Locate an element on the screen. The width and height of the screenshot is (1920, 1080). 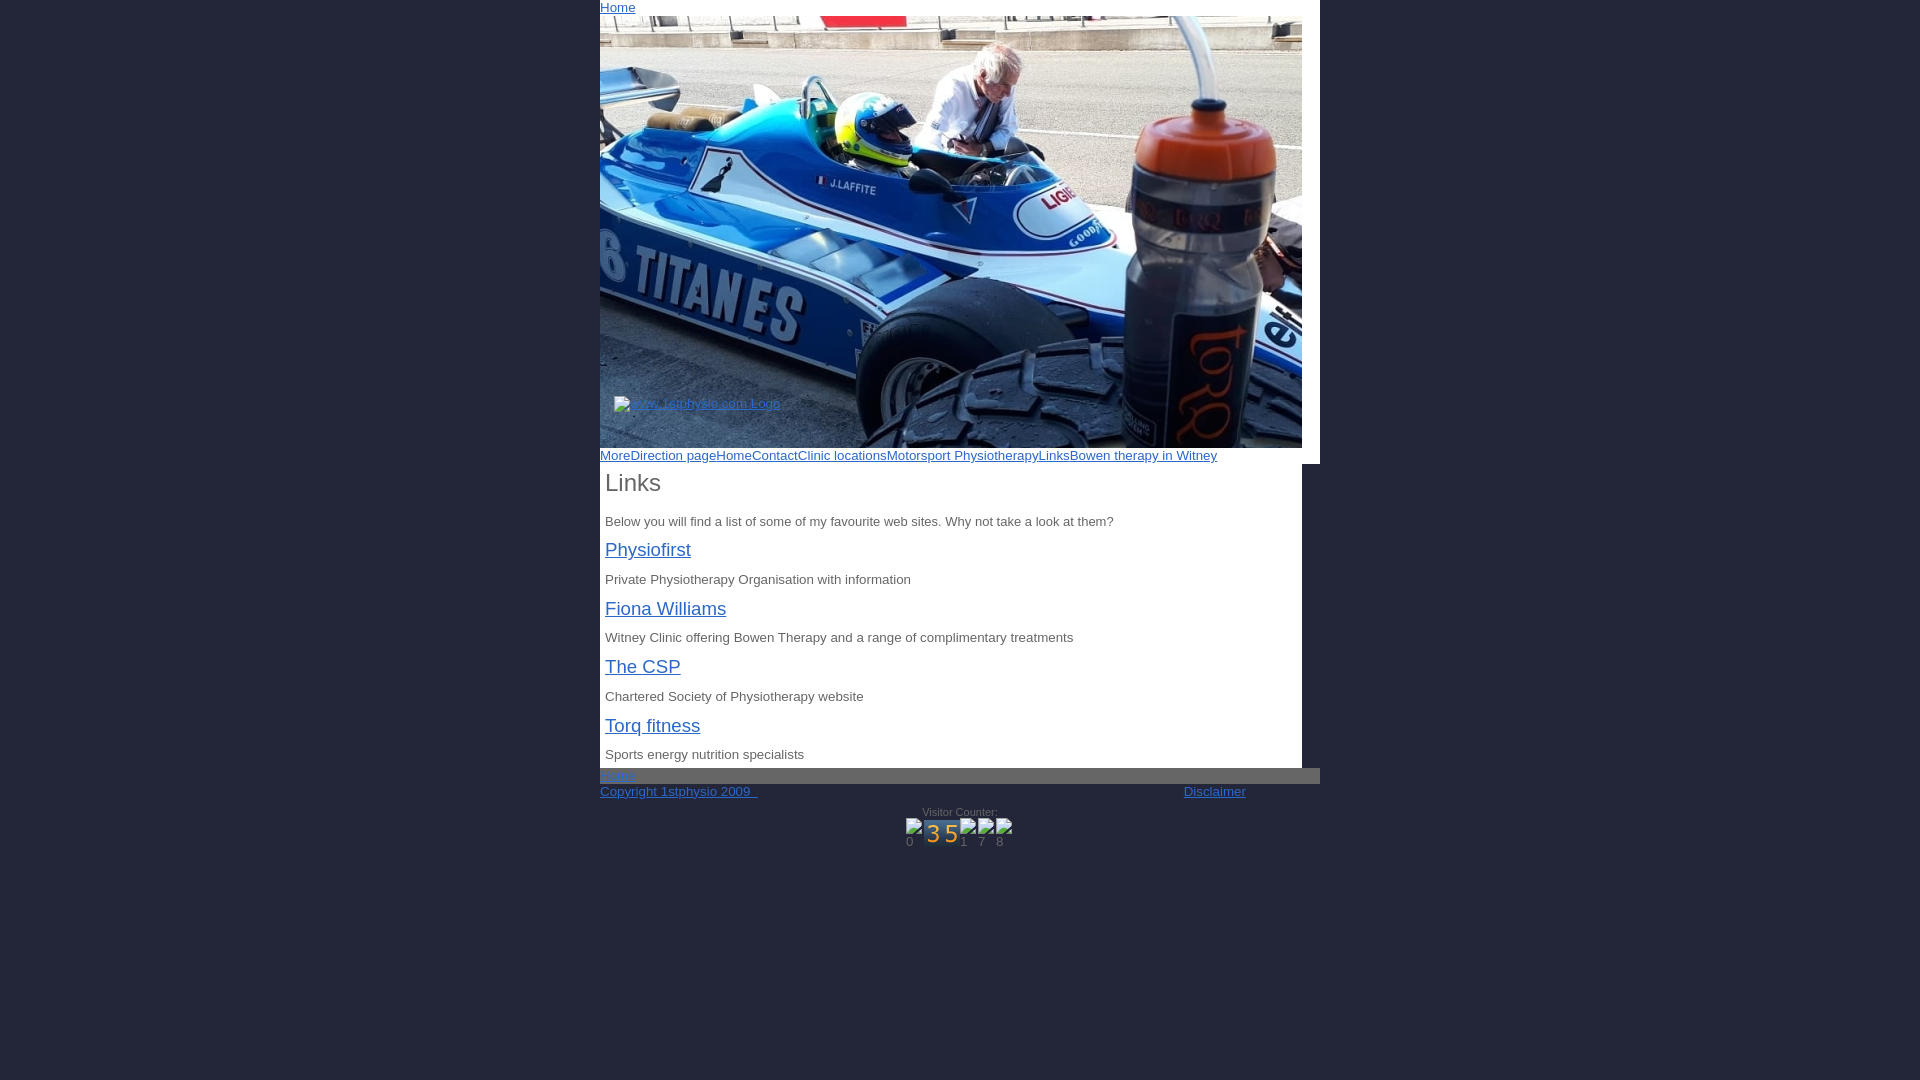
'The CSP' is located at coordinates (643, 666).